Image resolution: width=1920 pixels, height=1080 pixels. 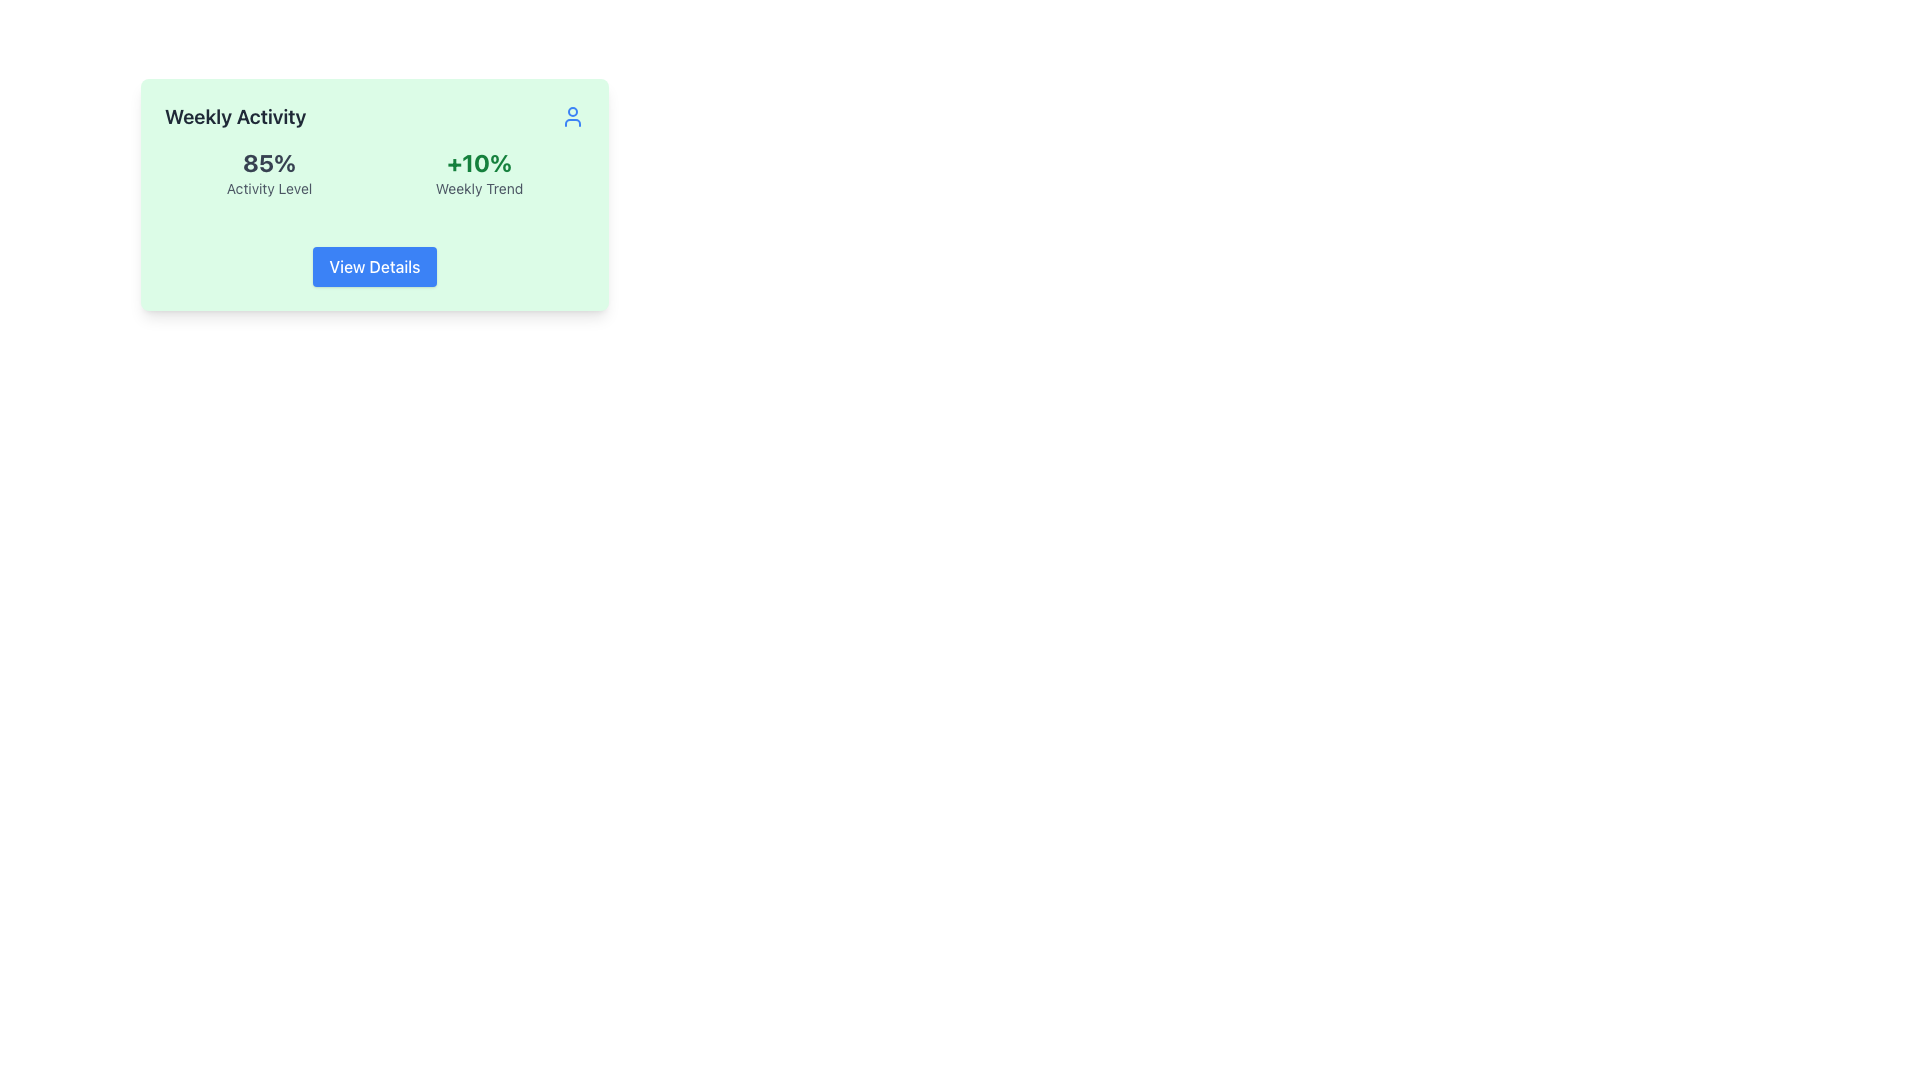 I want to click on the button located at the bottom center of the green card displaying 'Weekly Activity', which allows users, so click(x=374, y=265).